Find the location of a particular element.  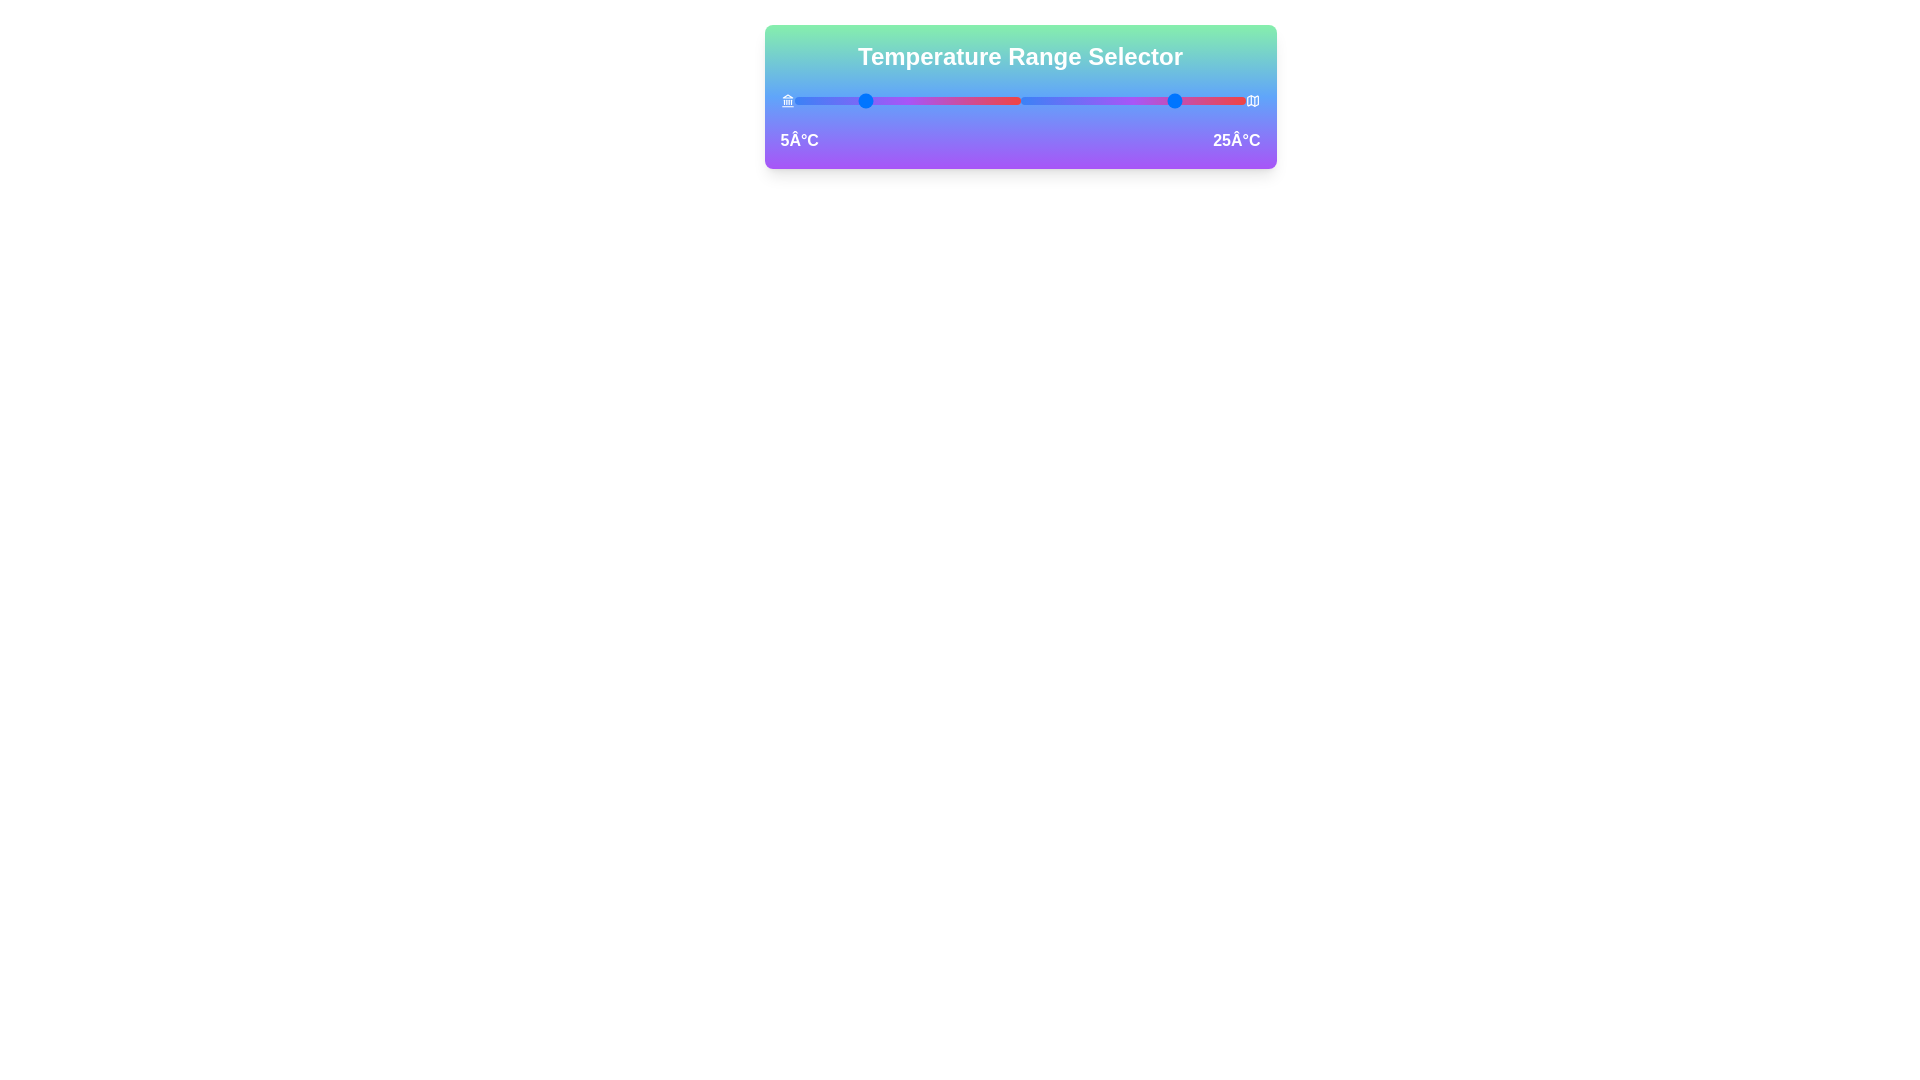

the left temperature slider to 9°C is located at coordinates (880, 100).